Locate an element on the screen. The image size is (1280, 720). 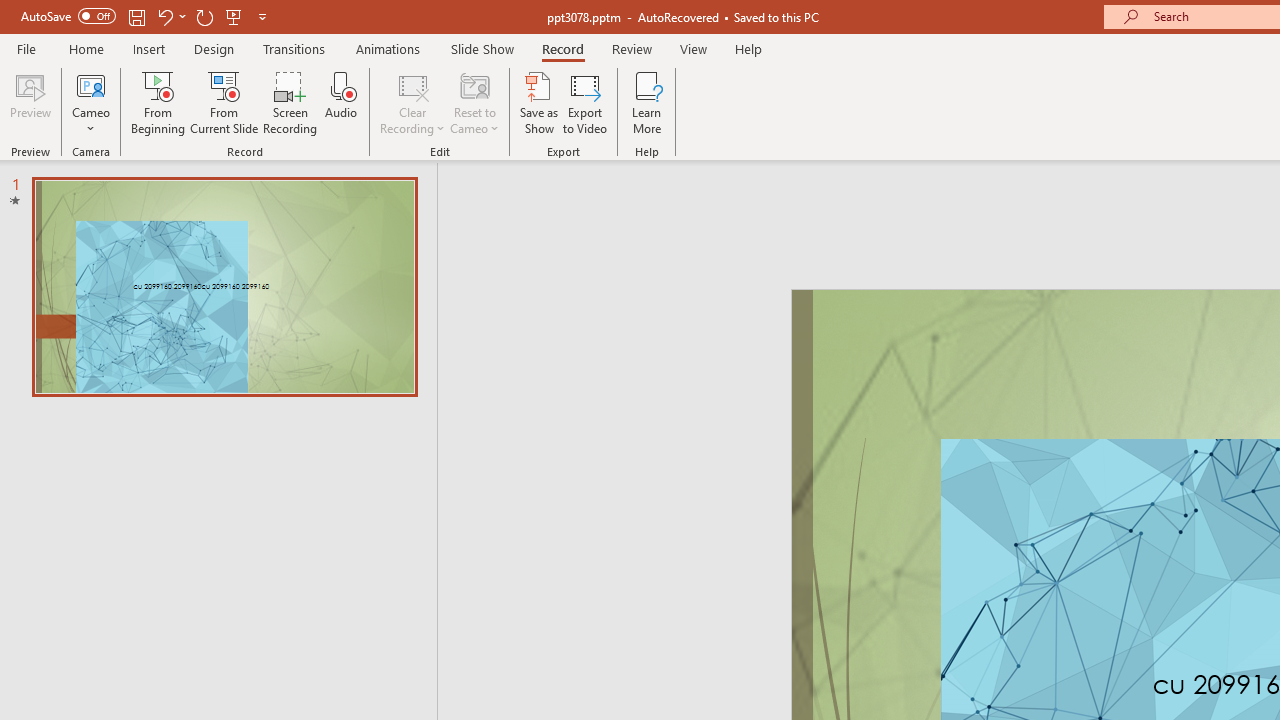
'Animations' is located at coordinates (388, 48).